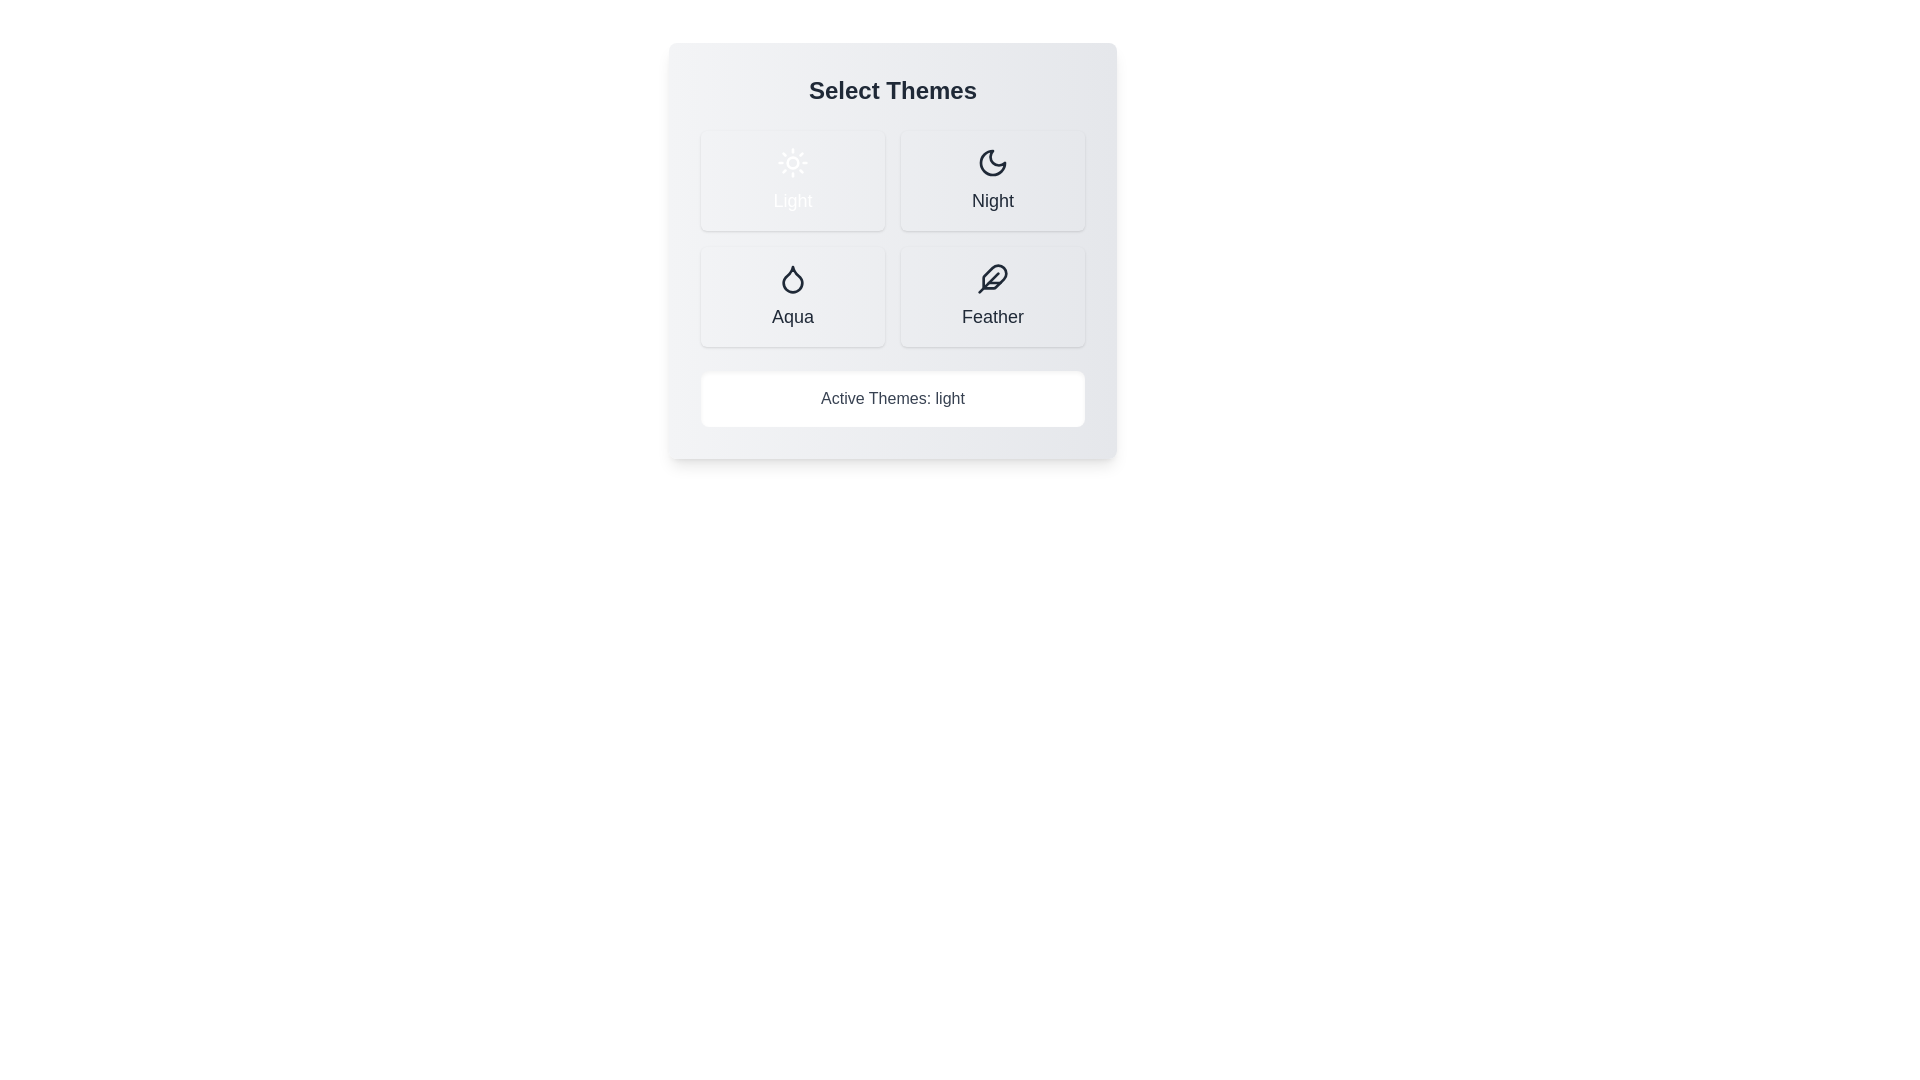 The width and height of the screenshot is (1920, 1080). I want to click on the text 'Active Themes: light' to select it, so click(891, 398).